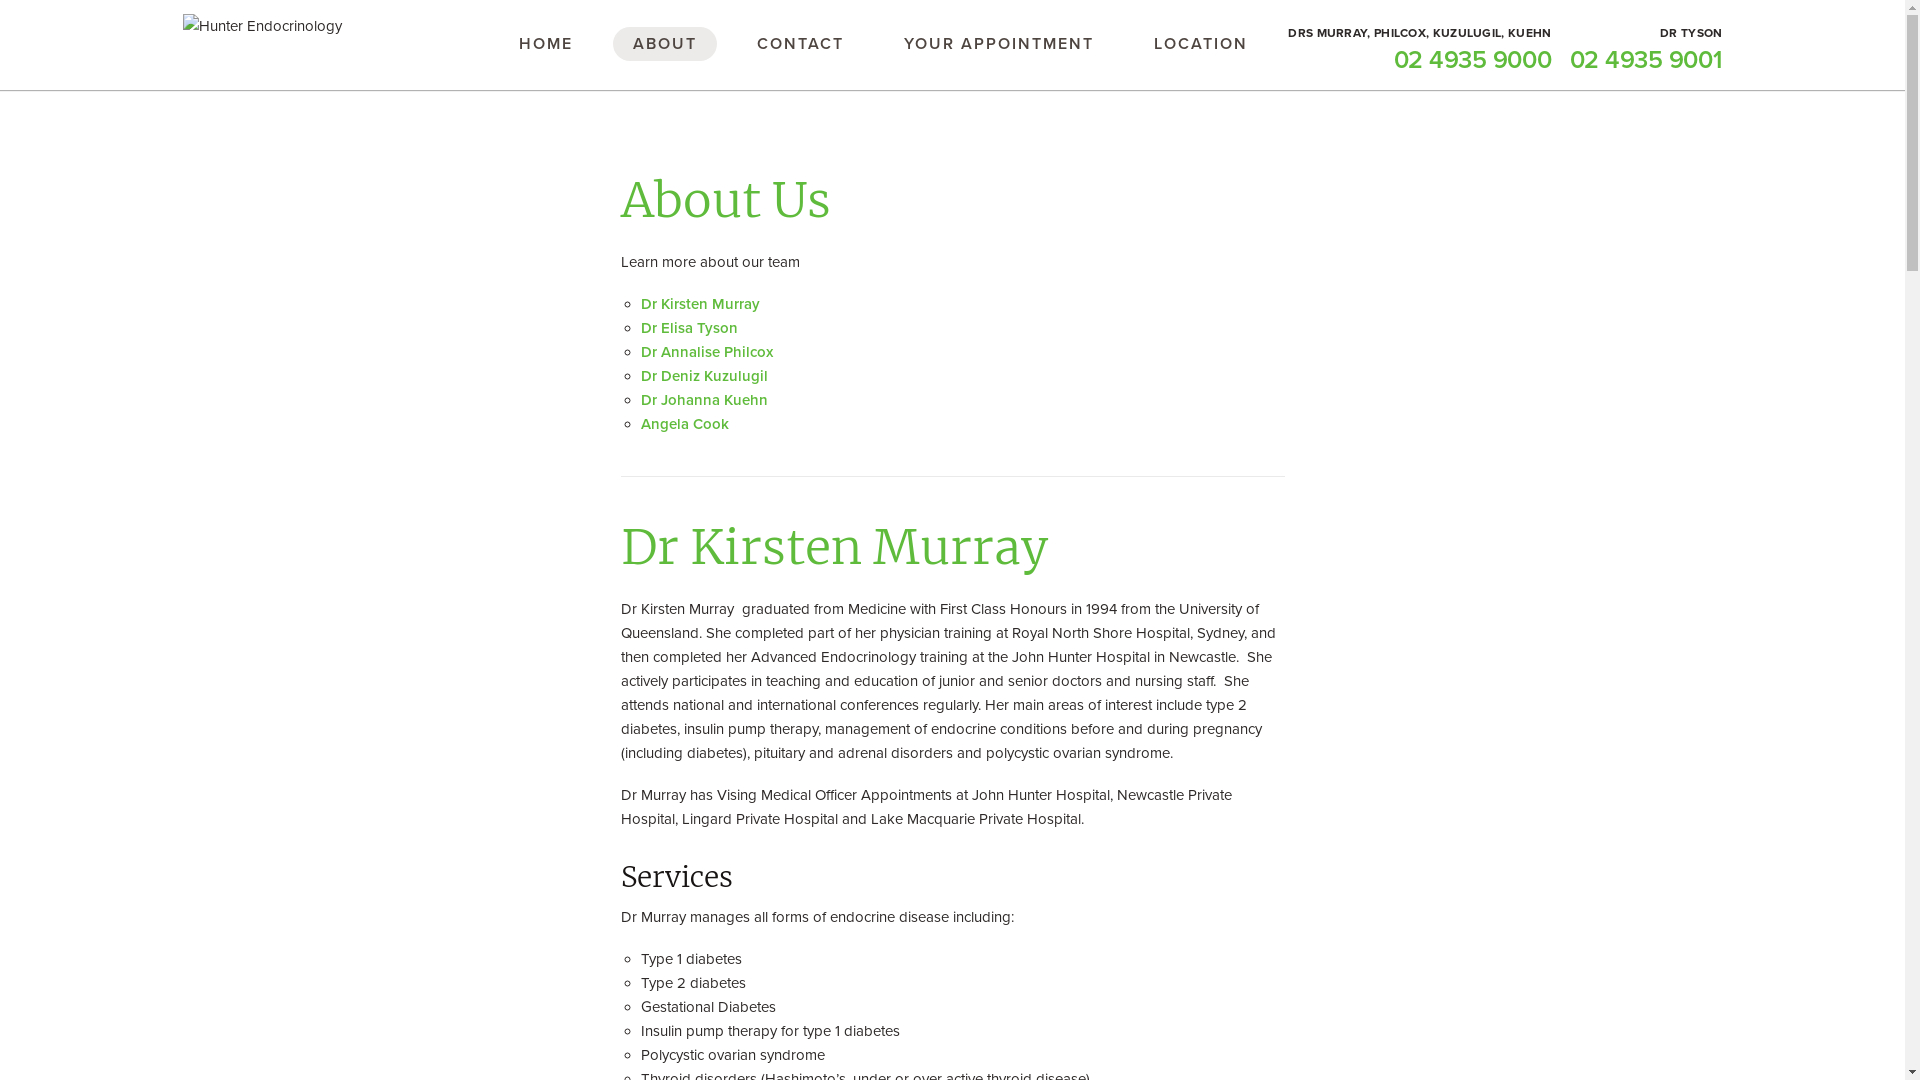 The image size is (1920, 1080). What do you see at coordinates (683, 423) in the screenshot?
I see `'Angela Cook'` at bounding box center [683, 423].